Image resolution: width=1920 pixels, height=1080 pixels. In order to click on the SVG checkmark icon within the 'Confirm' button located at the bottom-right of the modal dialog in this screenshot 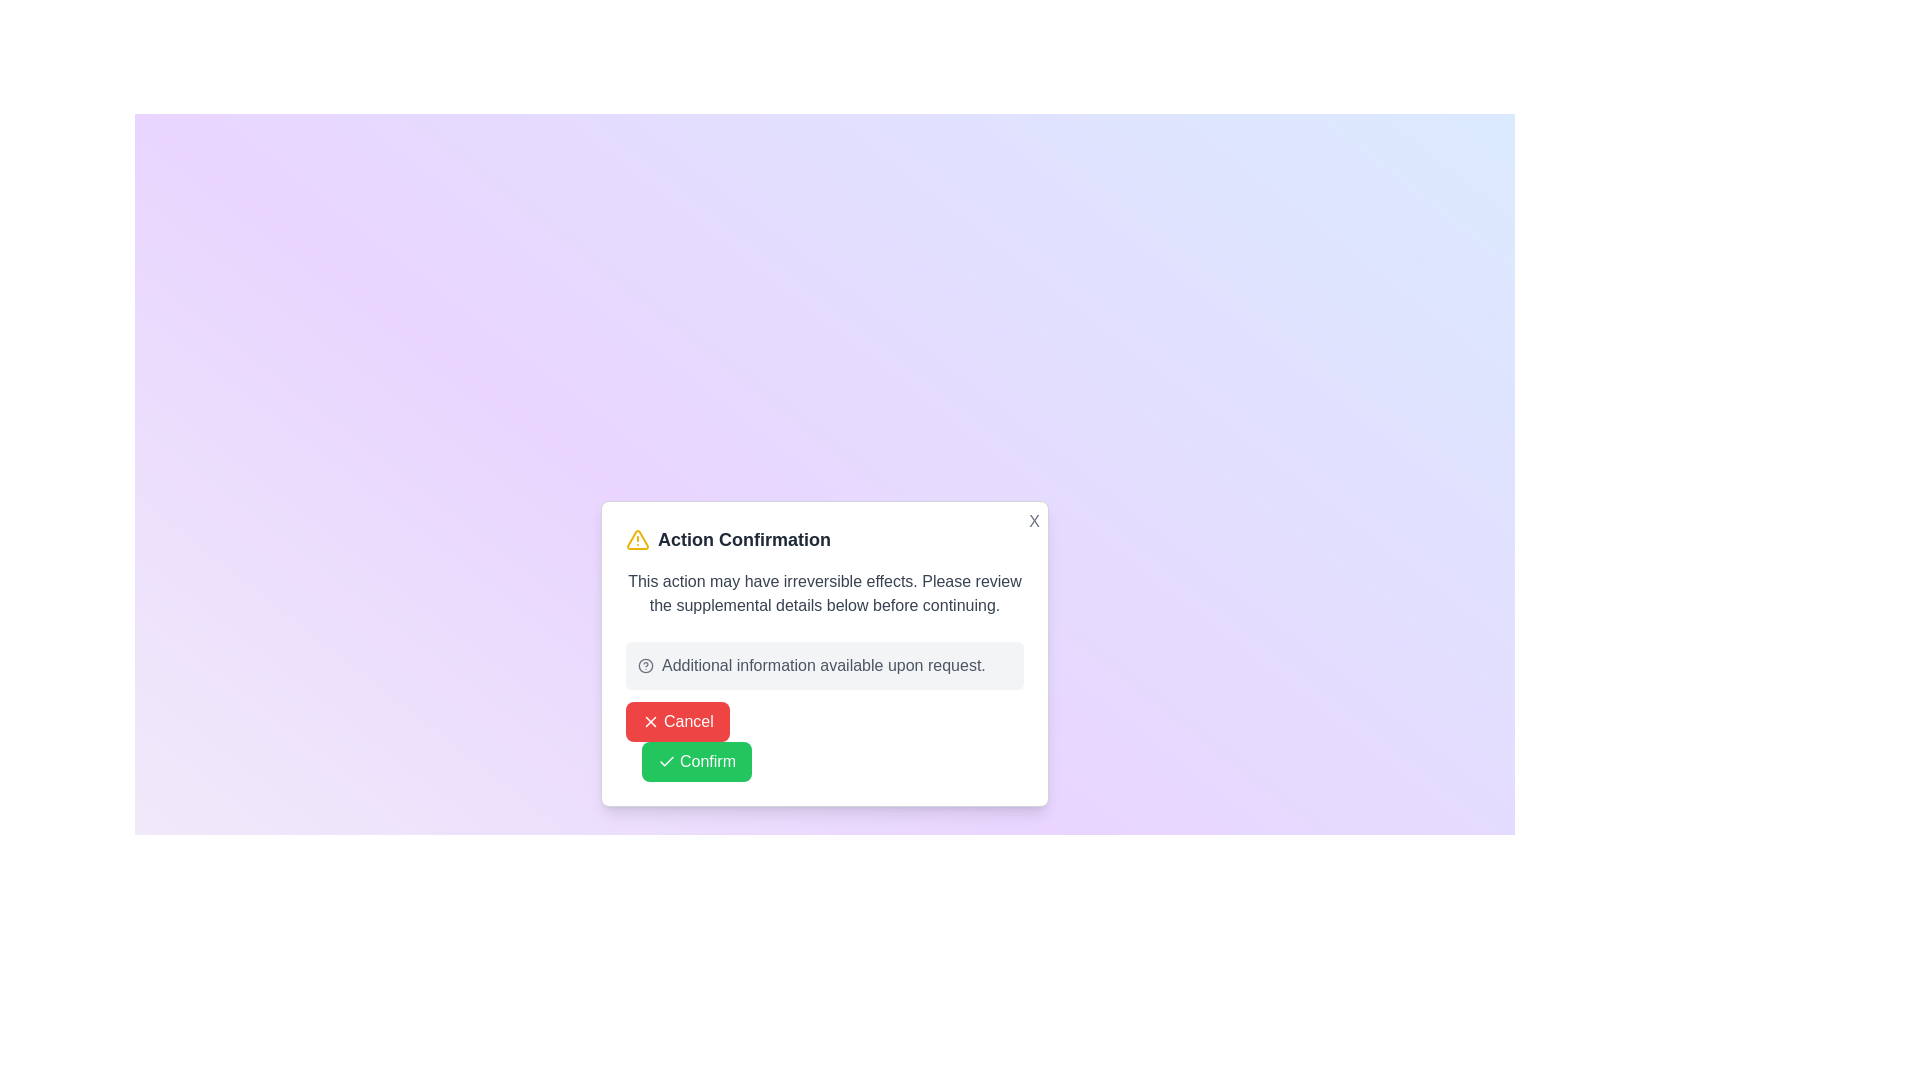, I will do `click(667, 762)`.